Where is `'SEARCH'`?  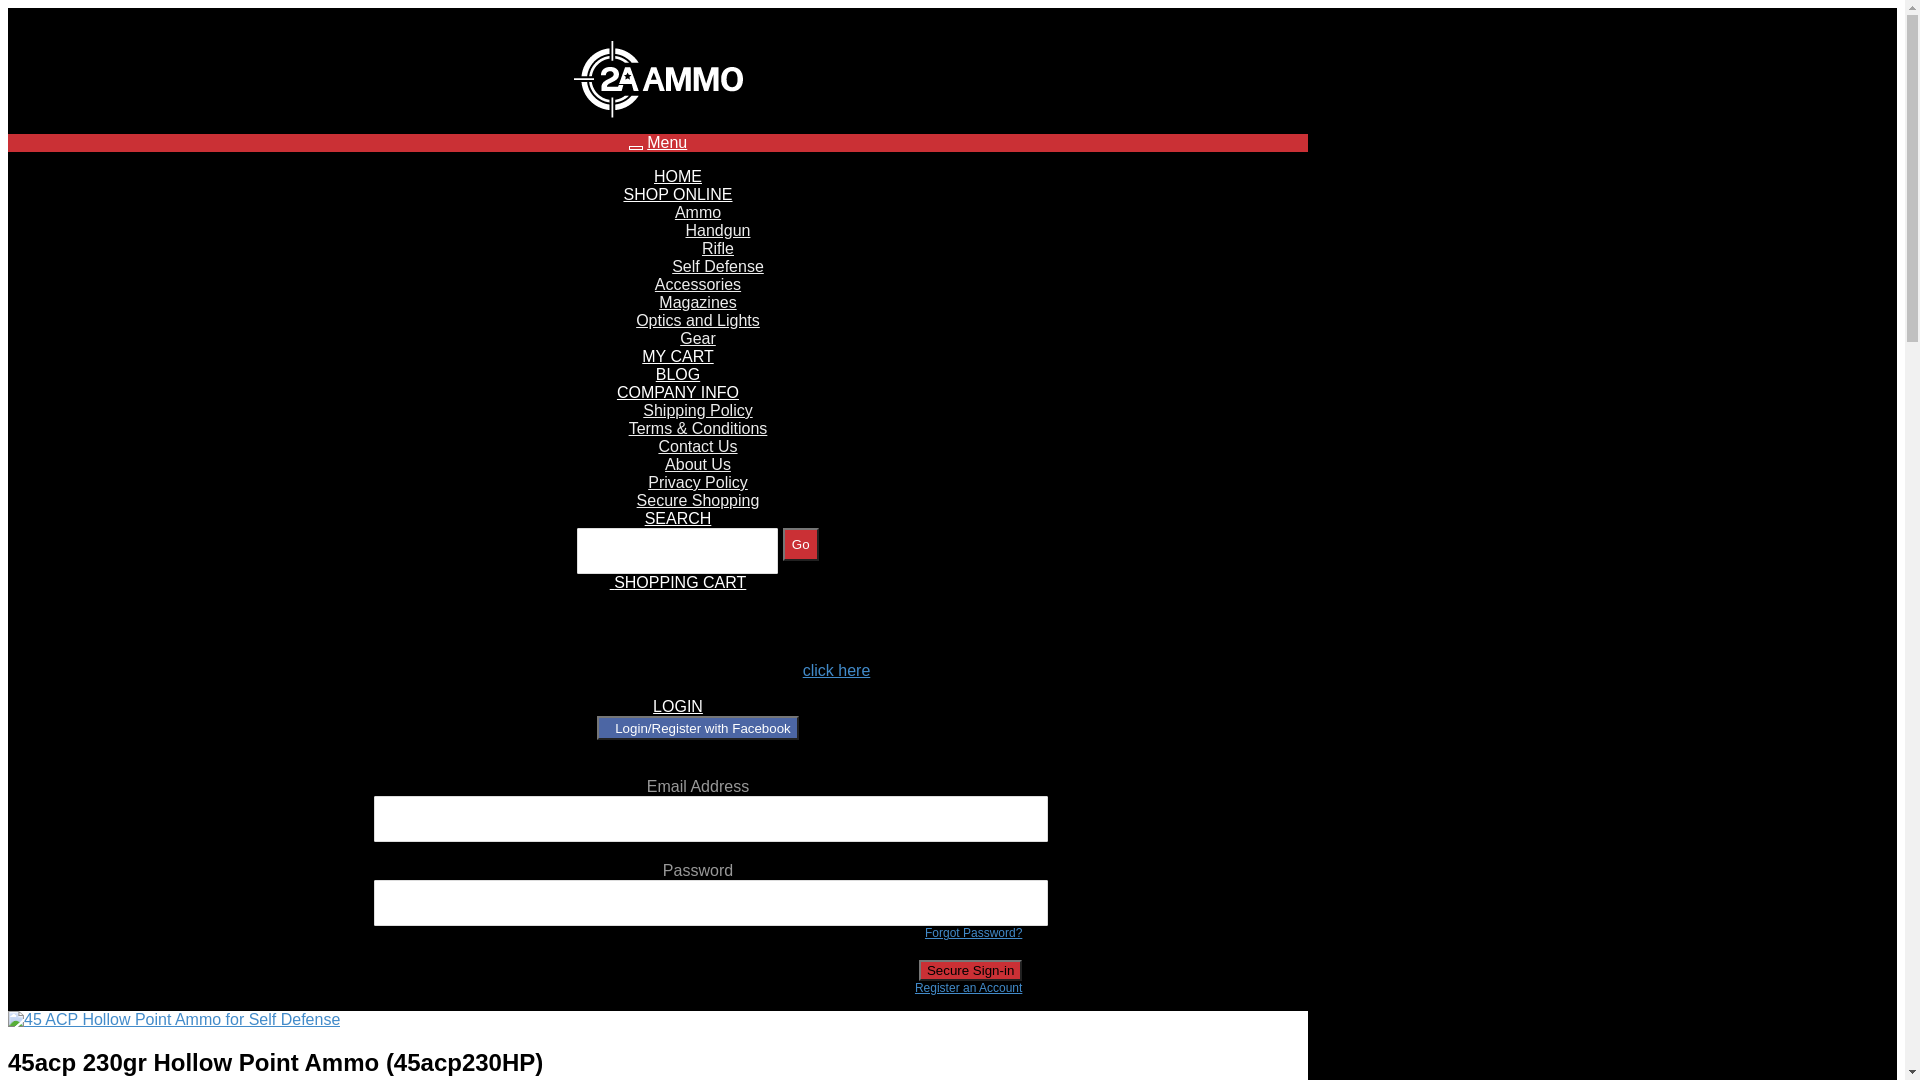
'SEARCH' is located at coordinates (678, 517).